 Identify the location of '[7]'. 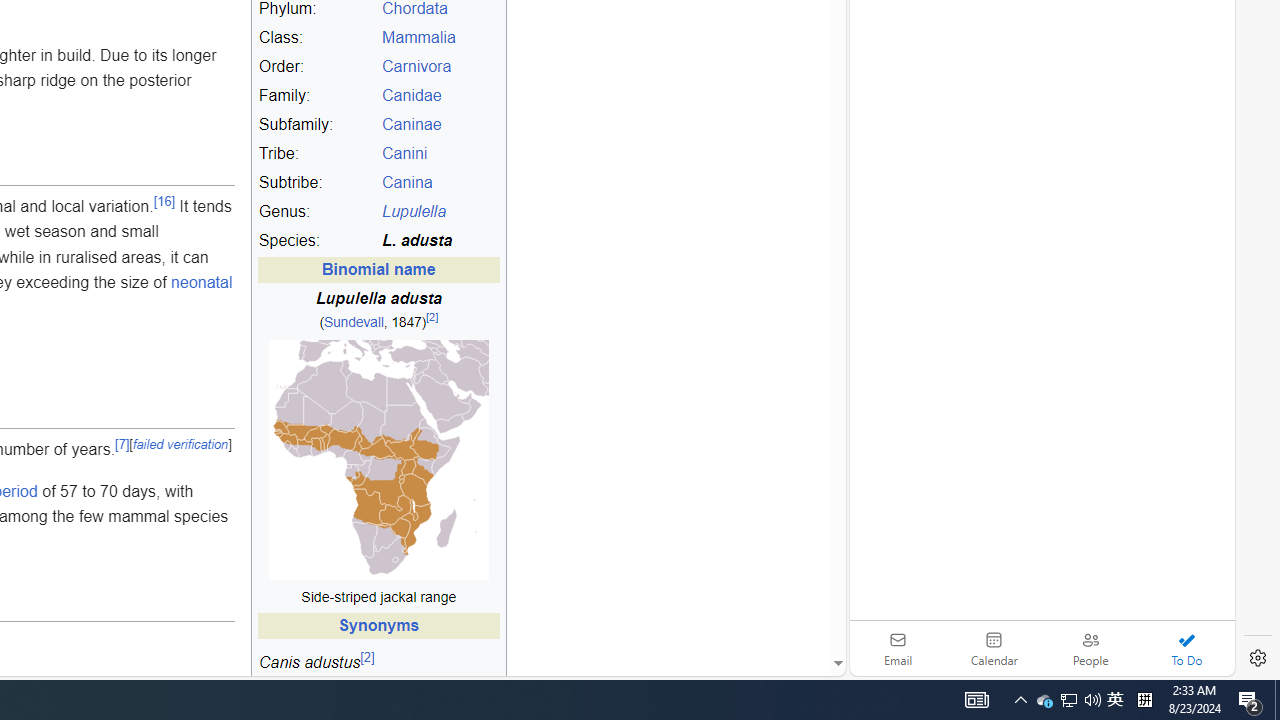
(121, 443).